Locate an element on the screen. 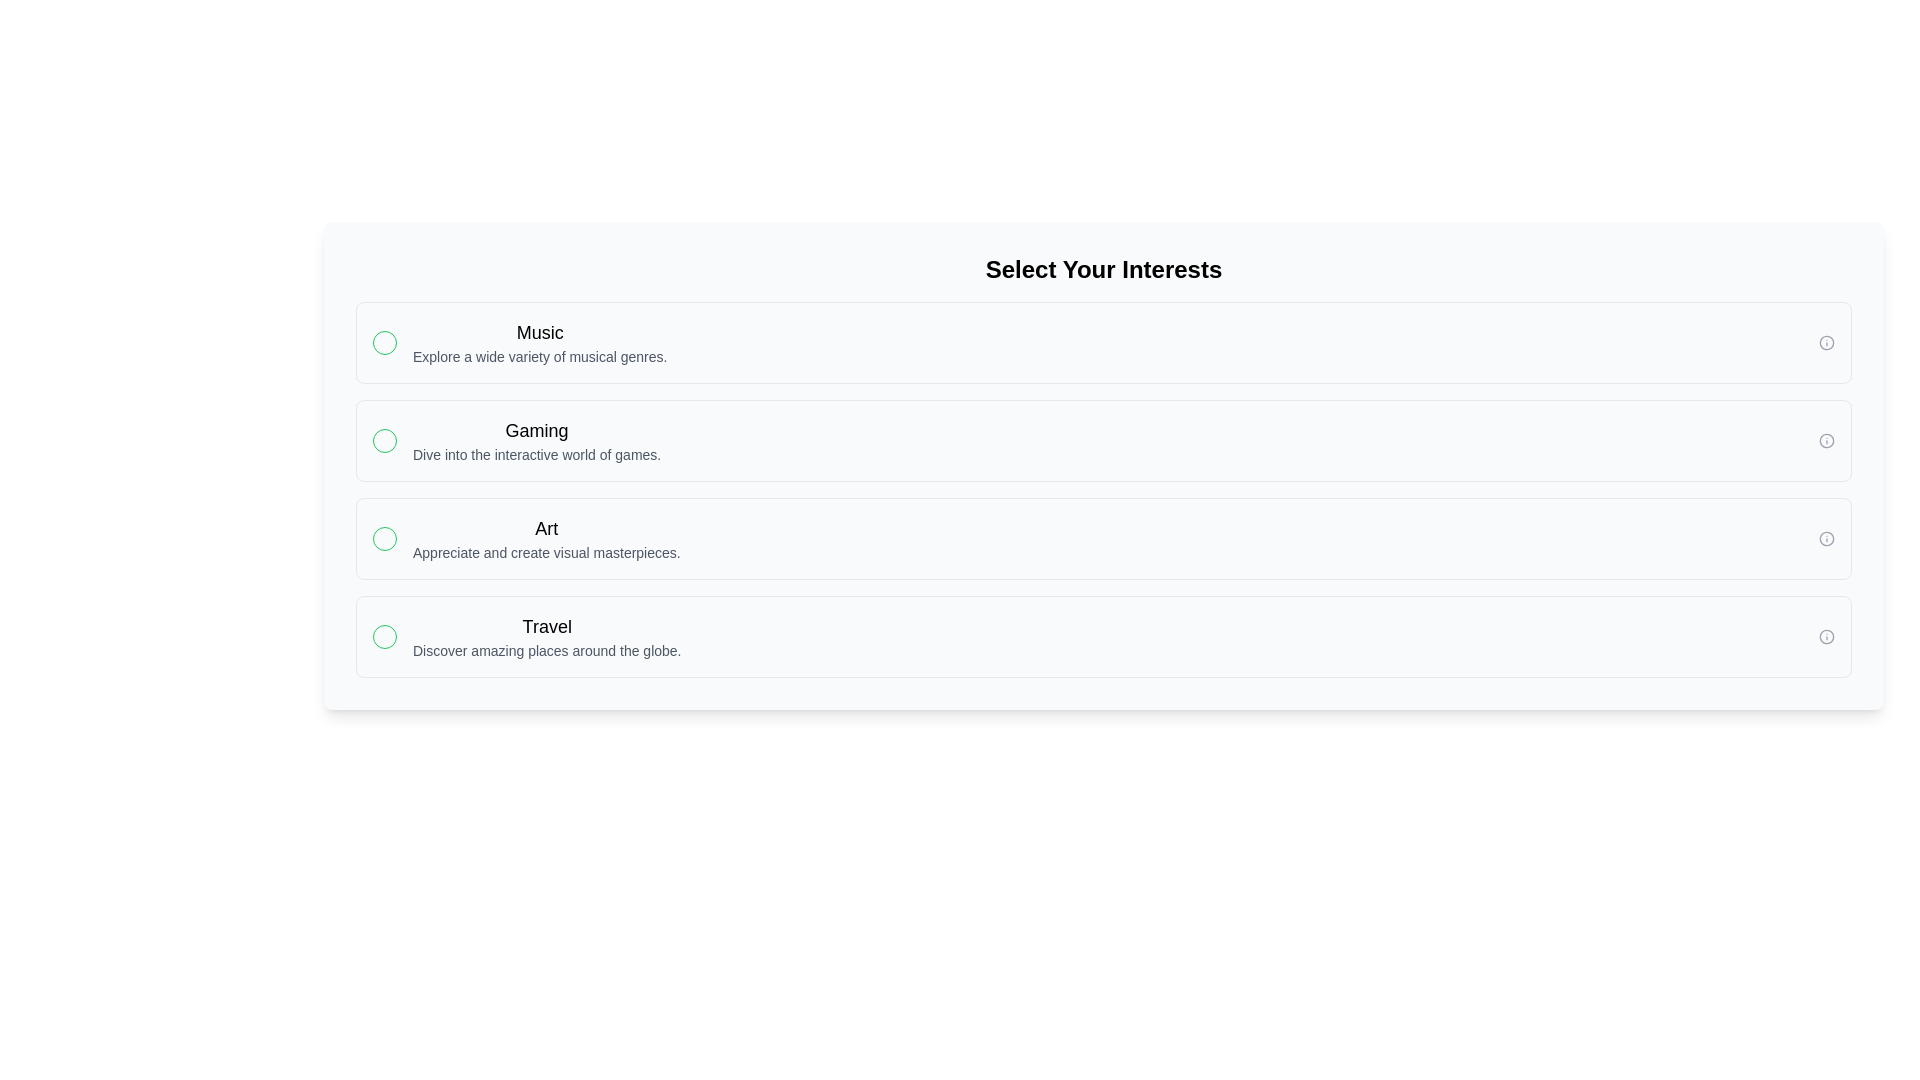 This screenshot has width=1920, height=1080. the information icon next to the Travel option to read its detailed description is located at coordinates (1827, 636).